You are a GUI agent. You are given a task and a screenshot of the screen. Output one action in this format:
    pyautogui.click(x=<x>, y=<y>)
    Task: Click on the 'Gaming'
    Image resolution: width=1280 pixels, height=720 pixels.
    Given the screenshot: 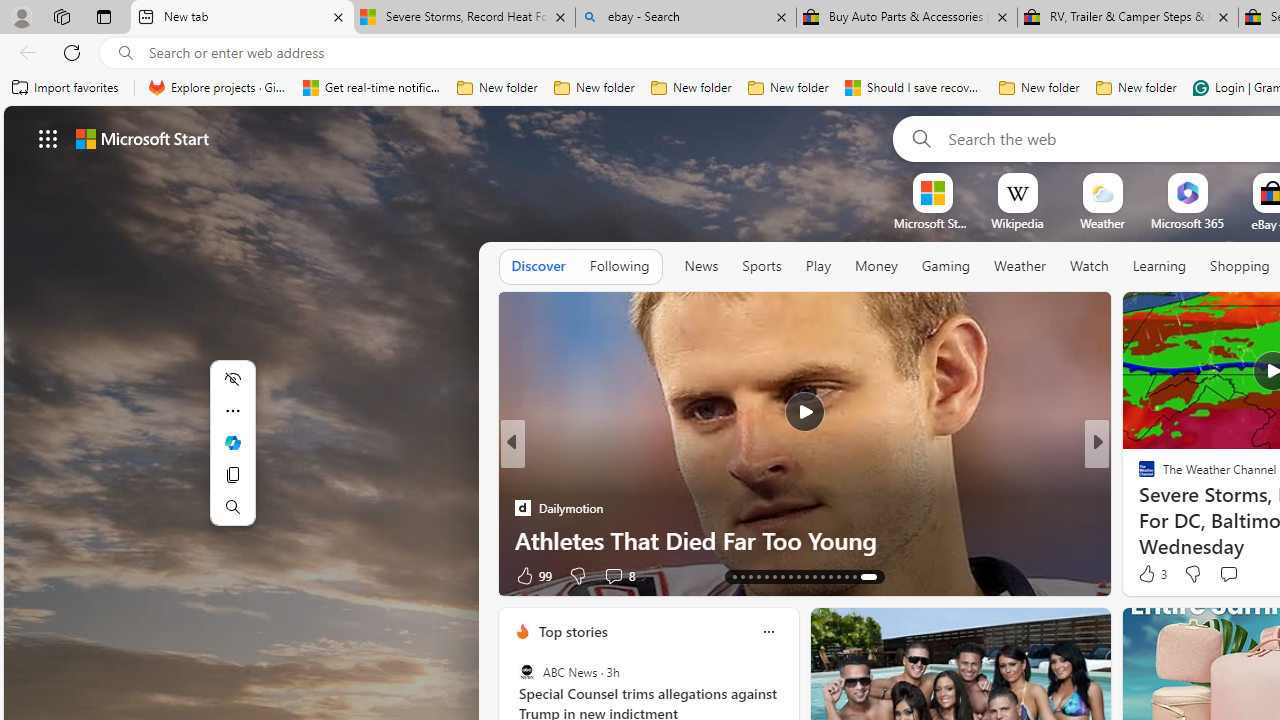 What is the action you would take?
    pyautogui.click(x=944, y=265)
    